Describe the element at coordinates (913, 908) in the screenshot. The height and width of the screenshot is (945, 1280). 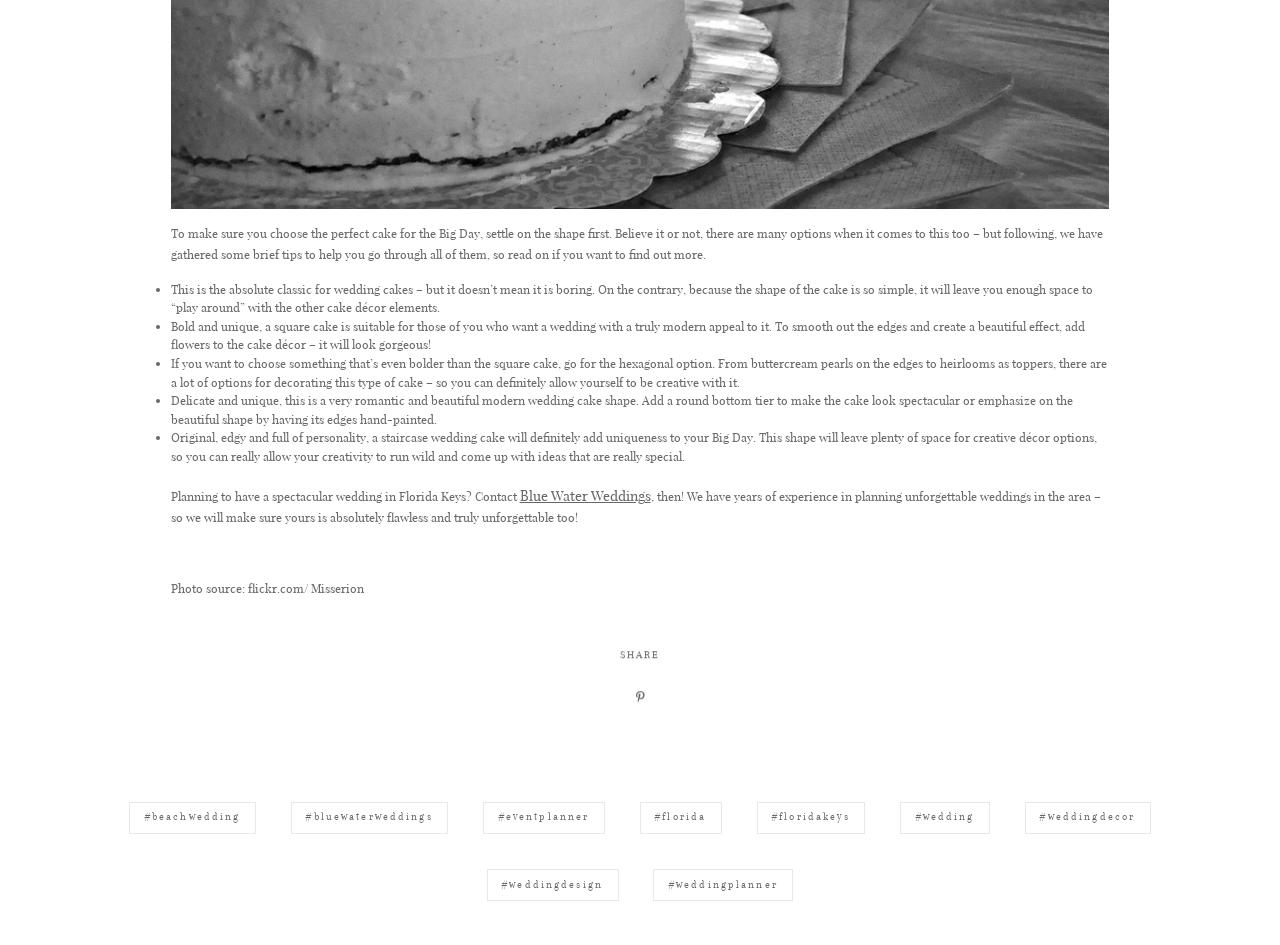
I see `'#wedding'` at that location.